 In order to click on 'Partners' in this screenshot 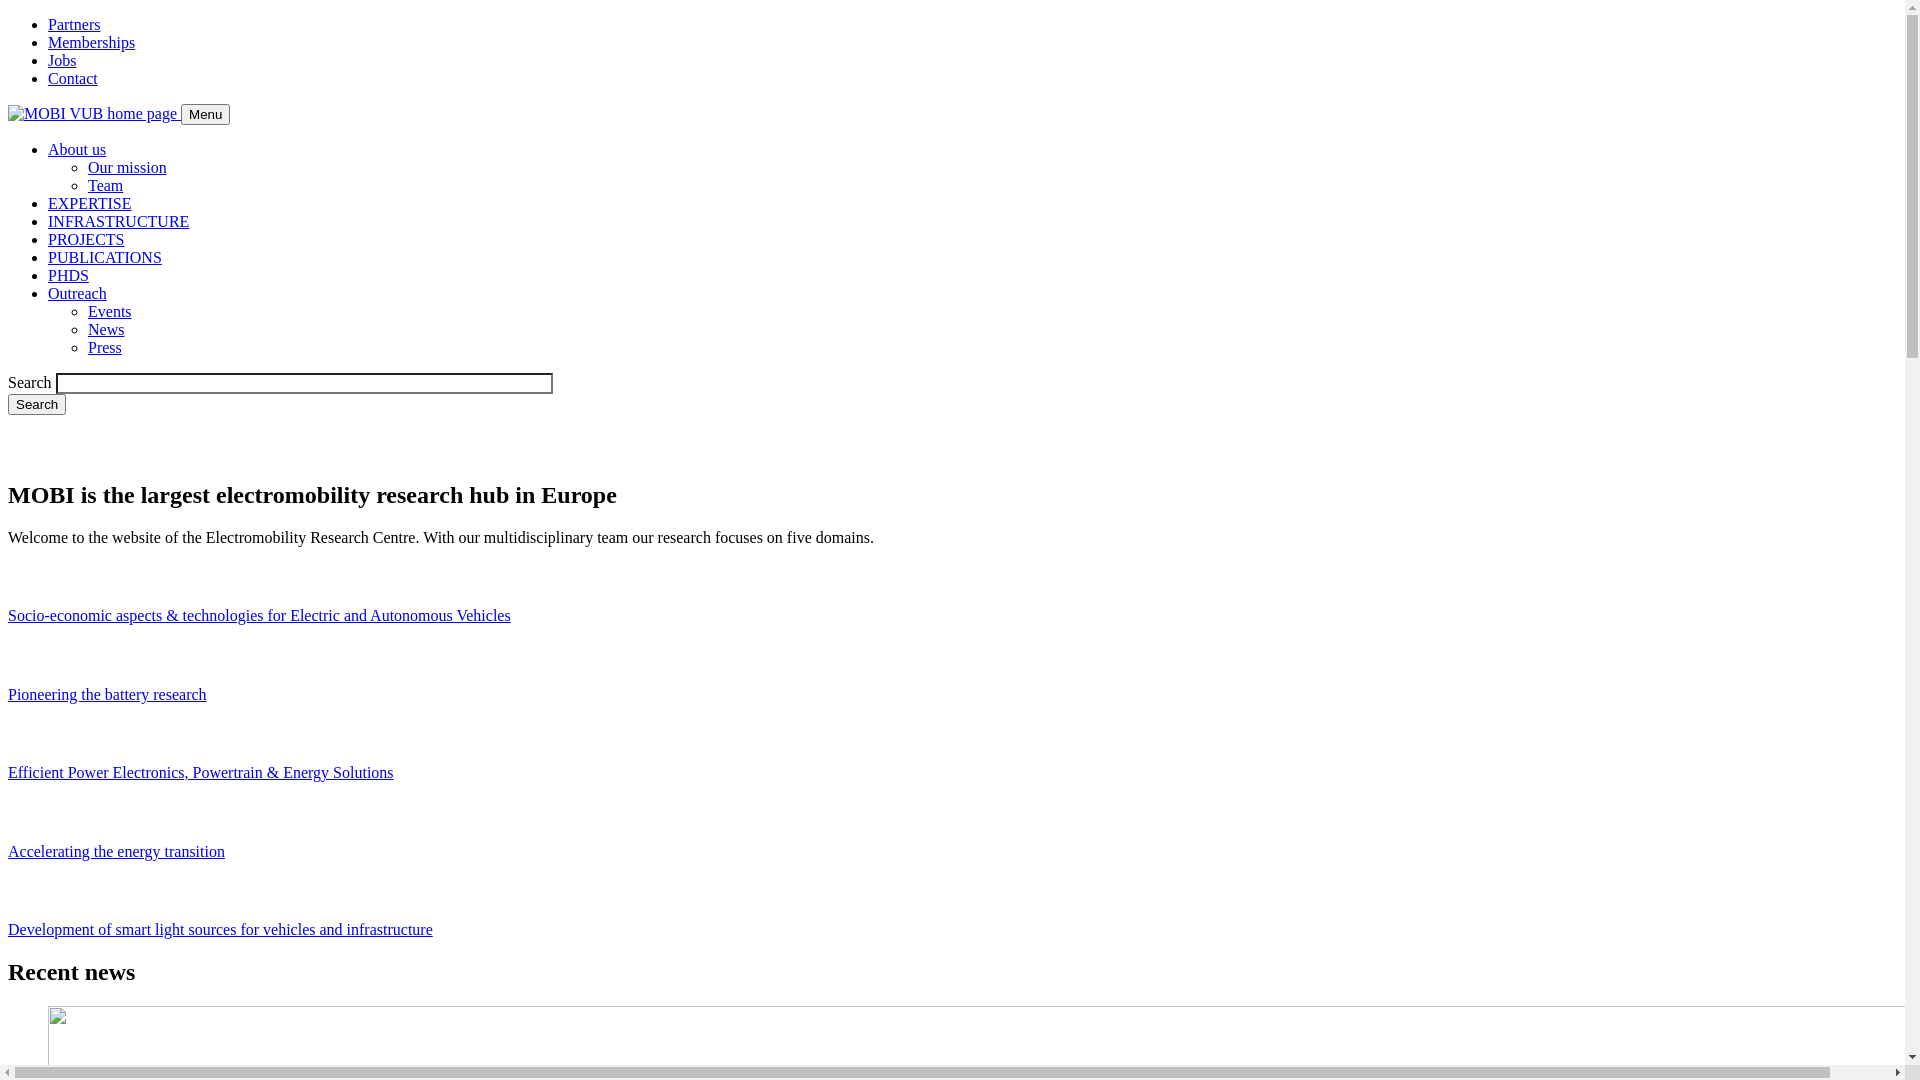, I will do `click(73, 24)`.